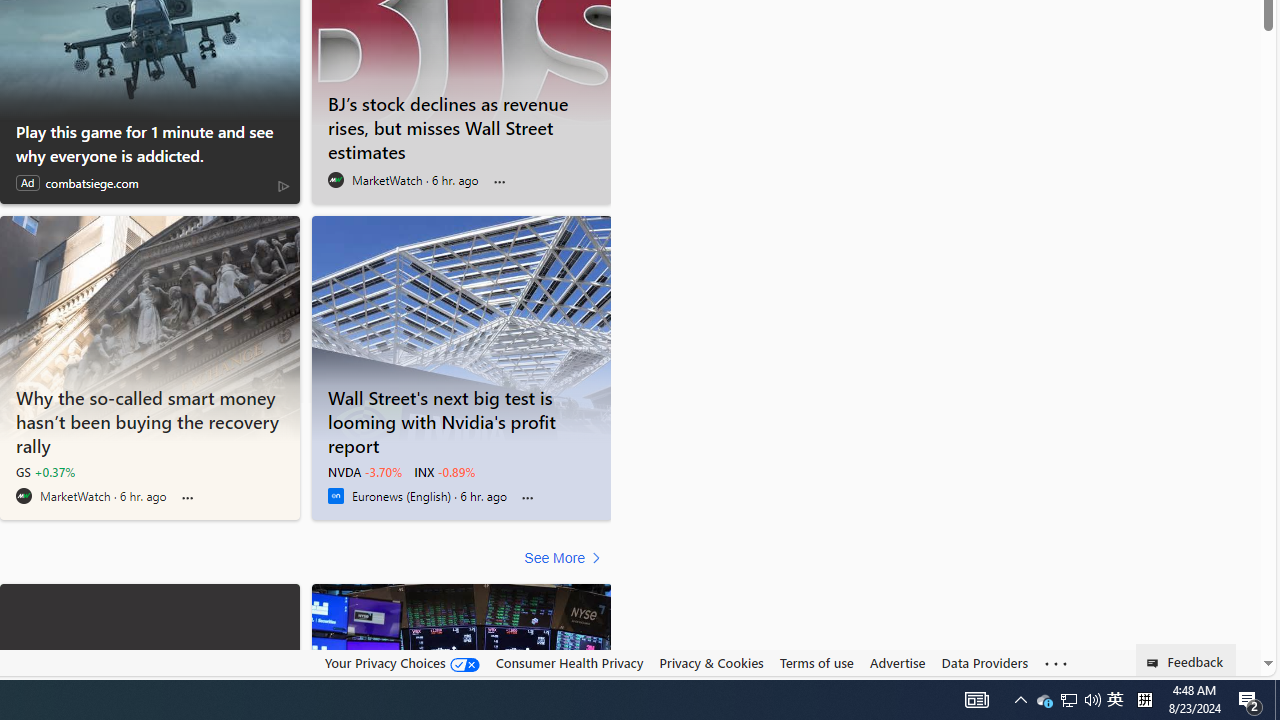 The height and width of the screenshot is (720, 1280). I want to click on 'Consumer Health Privacy', so click(568, 662).